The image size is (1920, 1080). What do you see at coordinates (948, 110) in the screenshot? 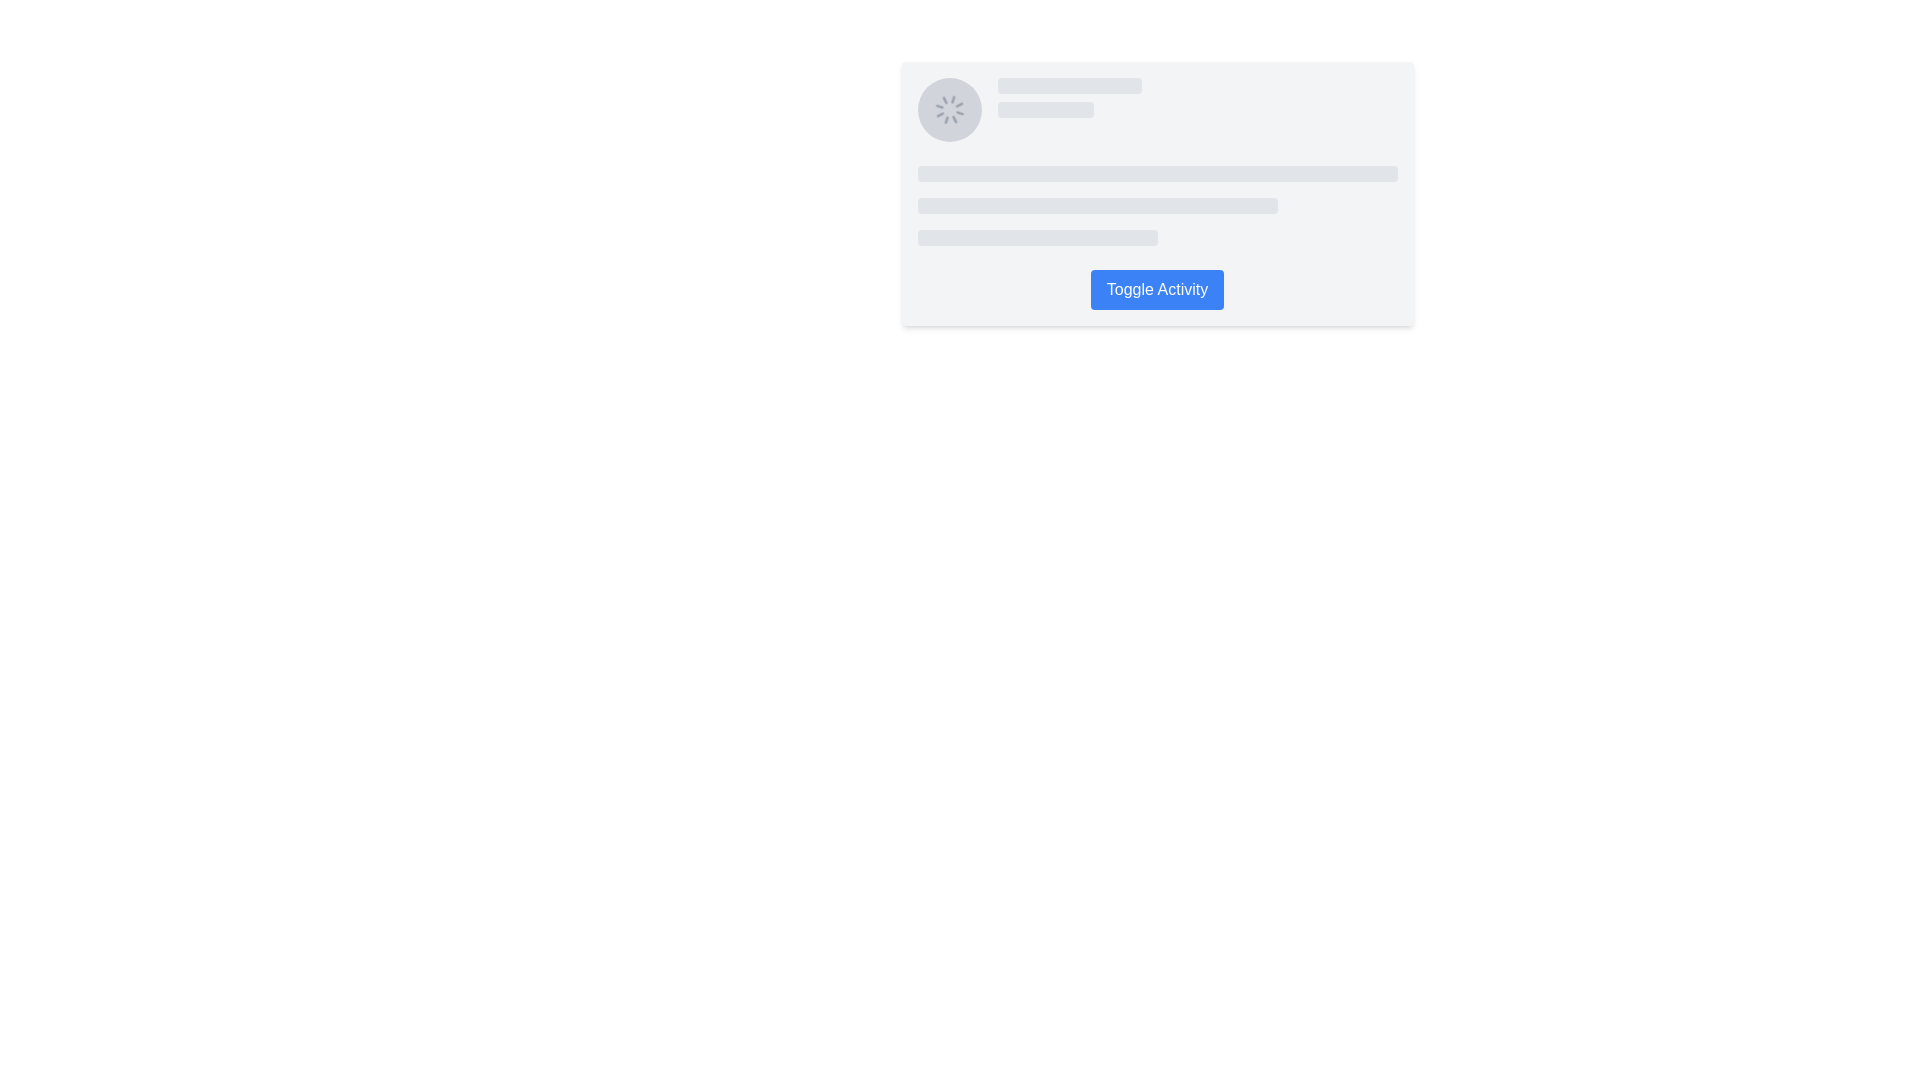
I see `the Spinner or loading animation located at the top-left corner of the card-like component to understand the loading state` at bounding box center [948, 110].